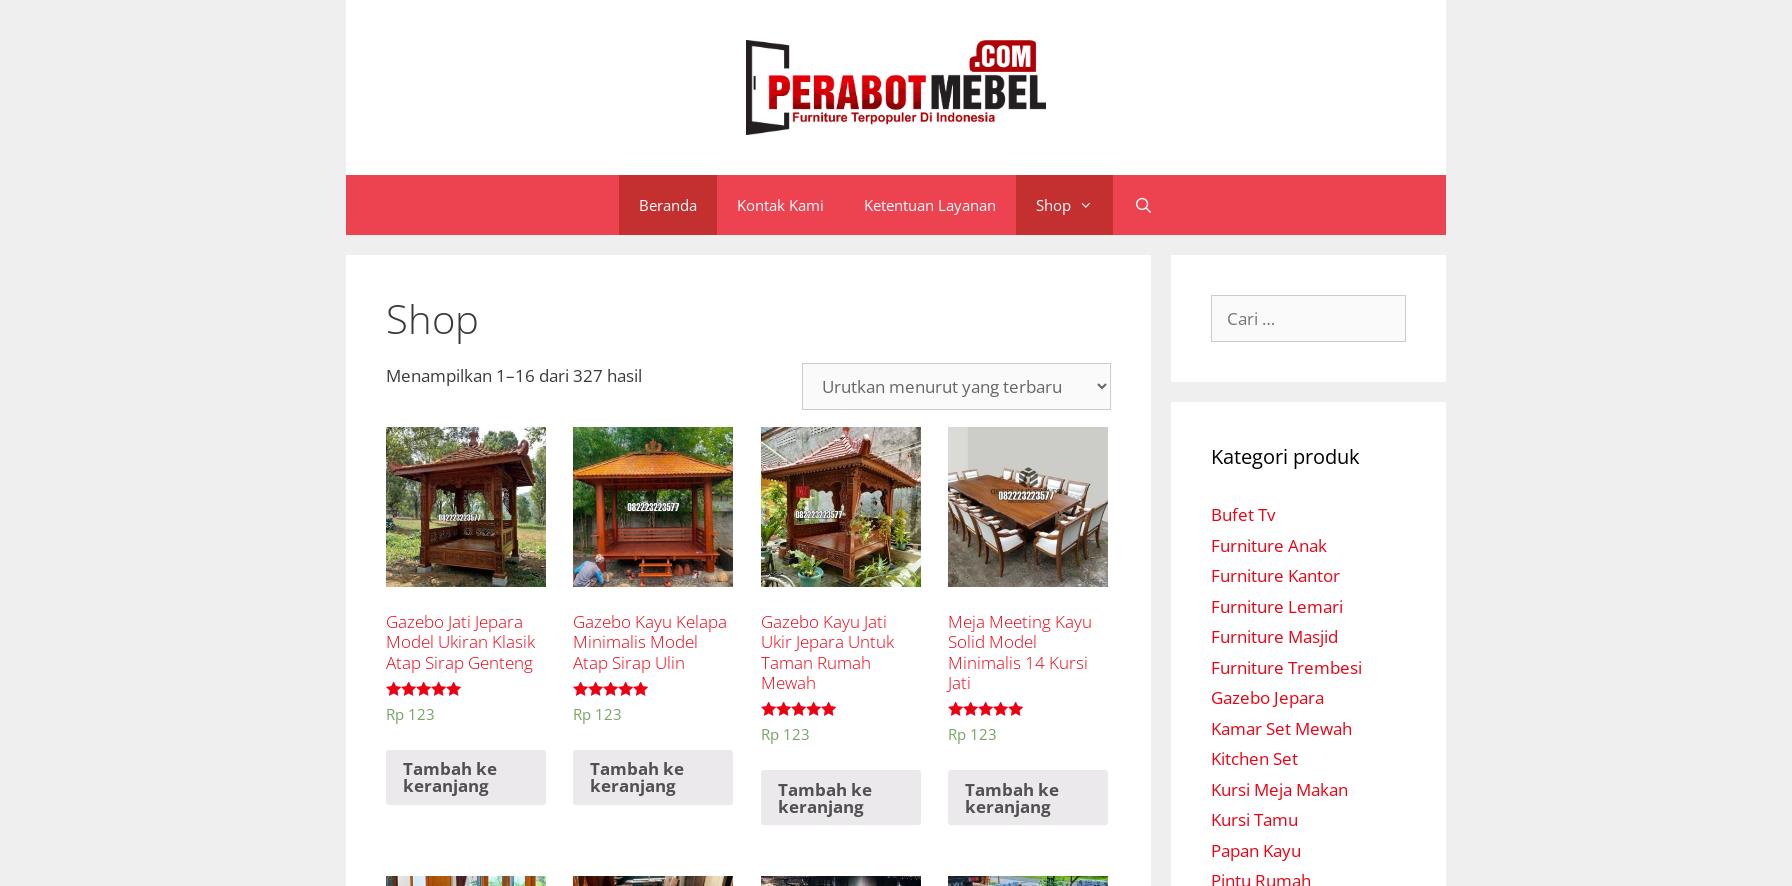 This screenshot has height=886, width=1792. I want to click on 'Papan Kayu', so click(1256, 848).